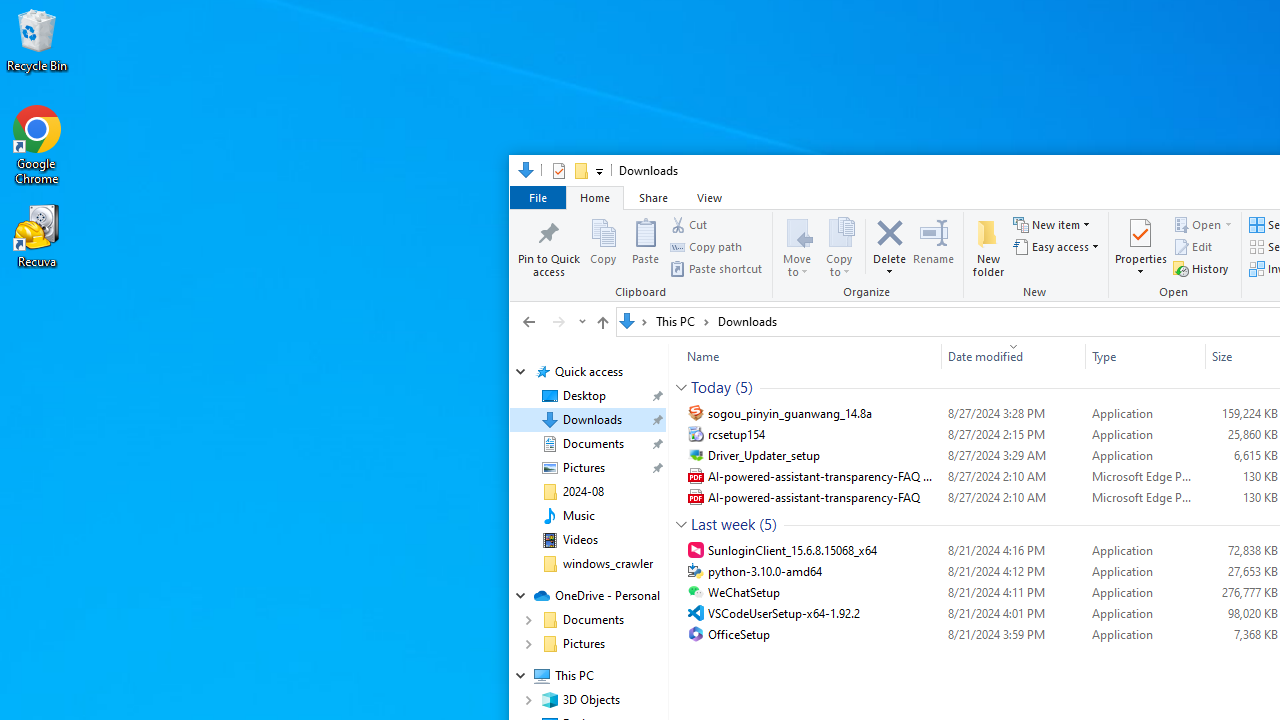 The height and width of the screenshot is (720, 1280). What do you see at coordinates (653, 197) in the screenshot?
I see `'Share'` at bounding box center [653, 197].